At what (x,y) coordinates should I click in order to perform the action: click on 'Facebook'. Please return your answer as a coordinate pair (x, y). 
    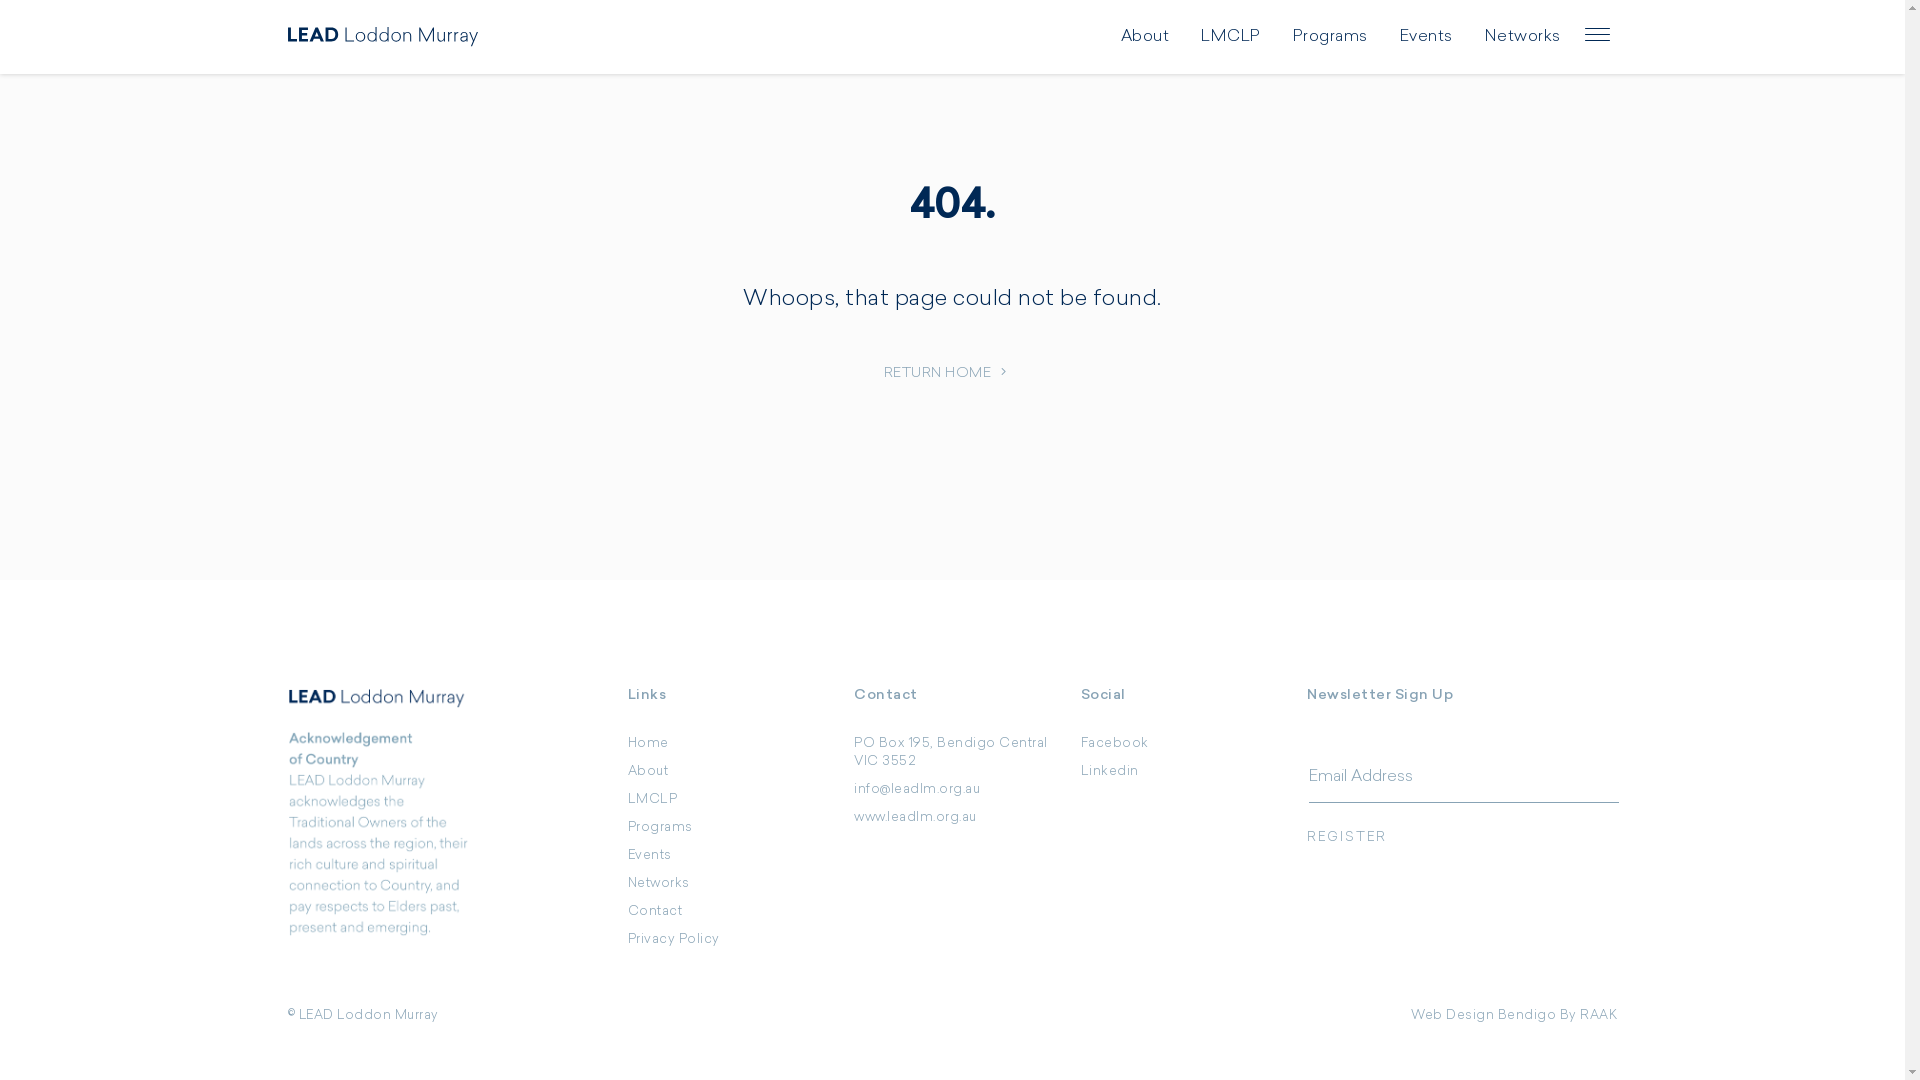
    Looking at the image, I should click on (1113, 743).